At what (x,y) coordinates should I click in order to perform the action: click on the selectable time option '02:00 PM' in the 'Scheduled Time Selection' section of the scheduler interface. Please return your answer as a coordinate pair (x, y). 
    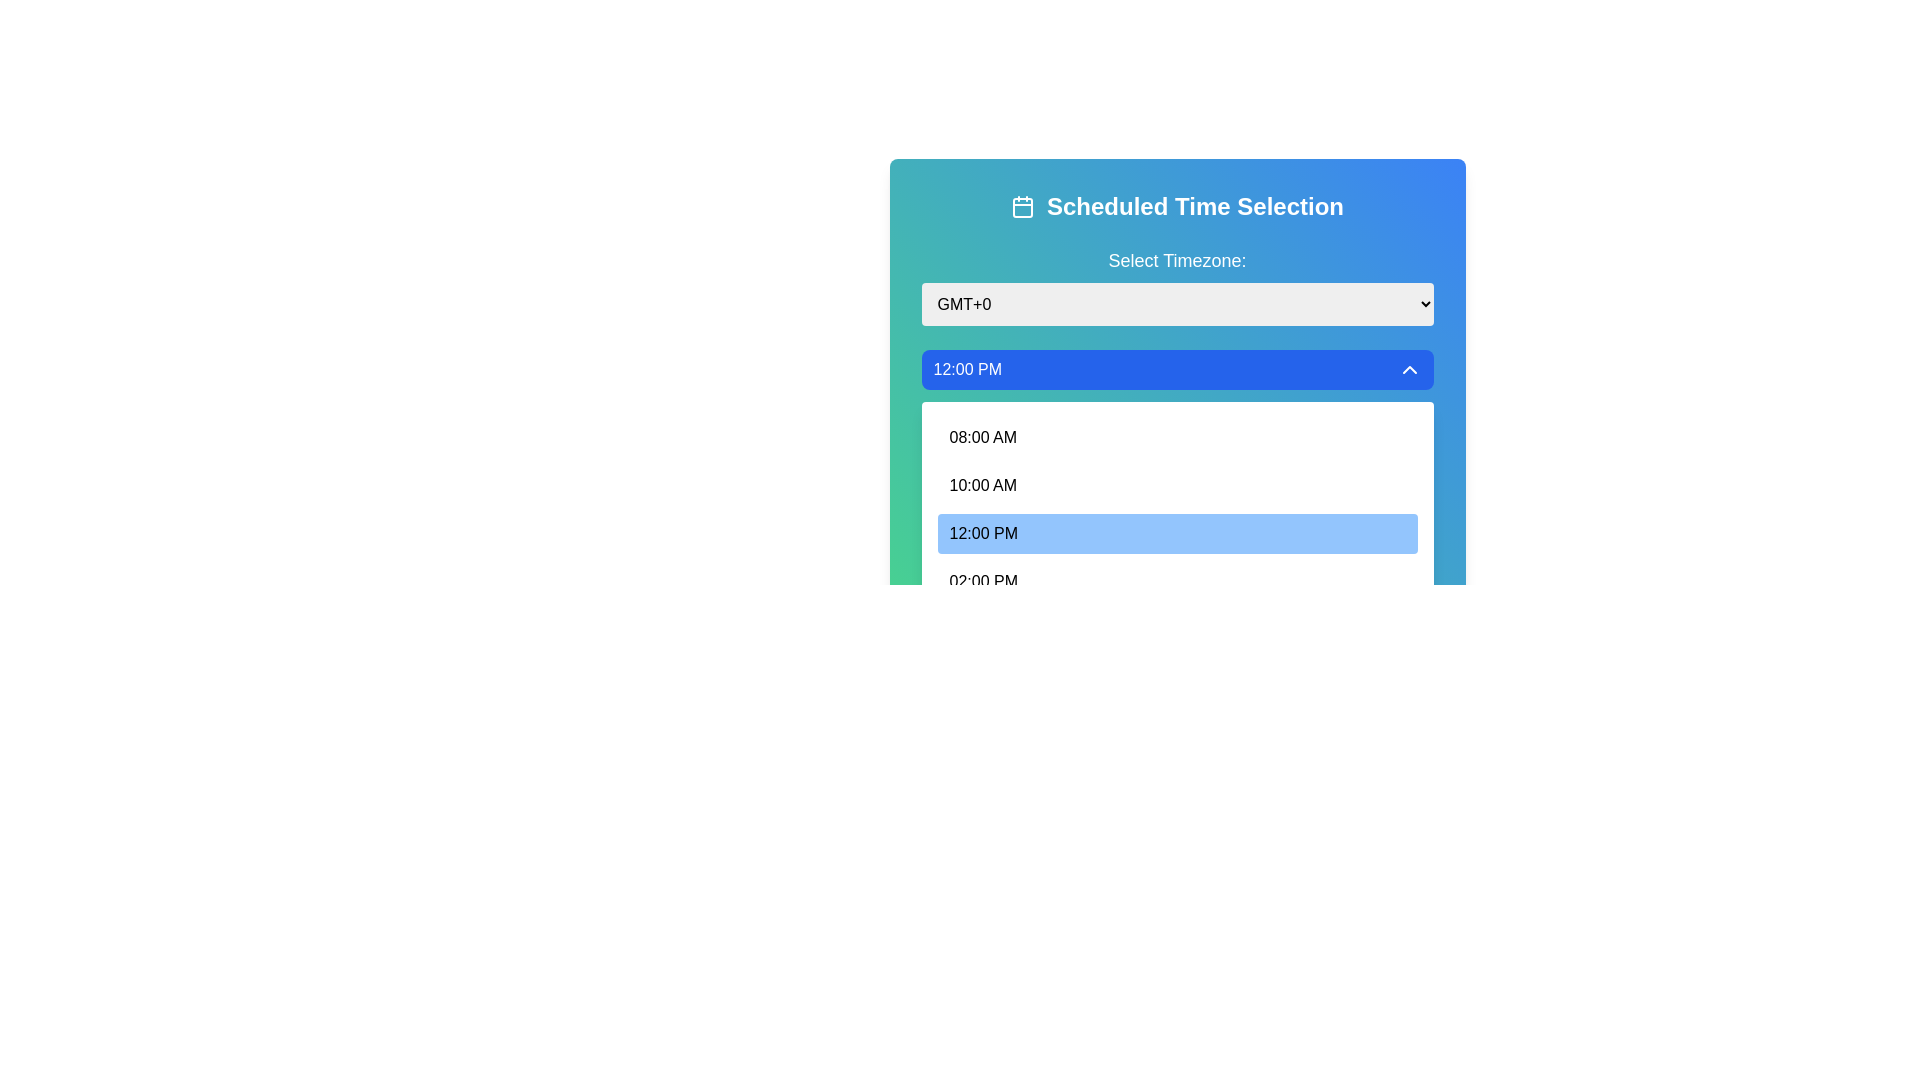
    Looking at the image, I should click on (1177, 582).